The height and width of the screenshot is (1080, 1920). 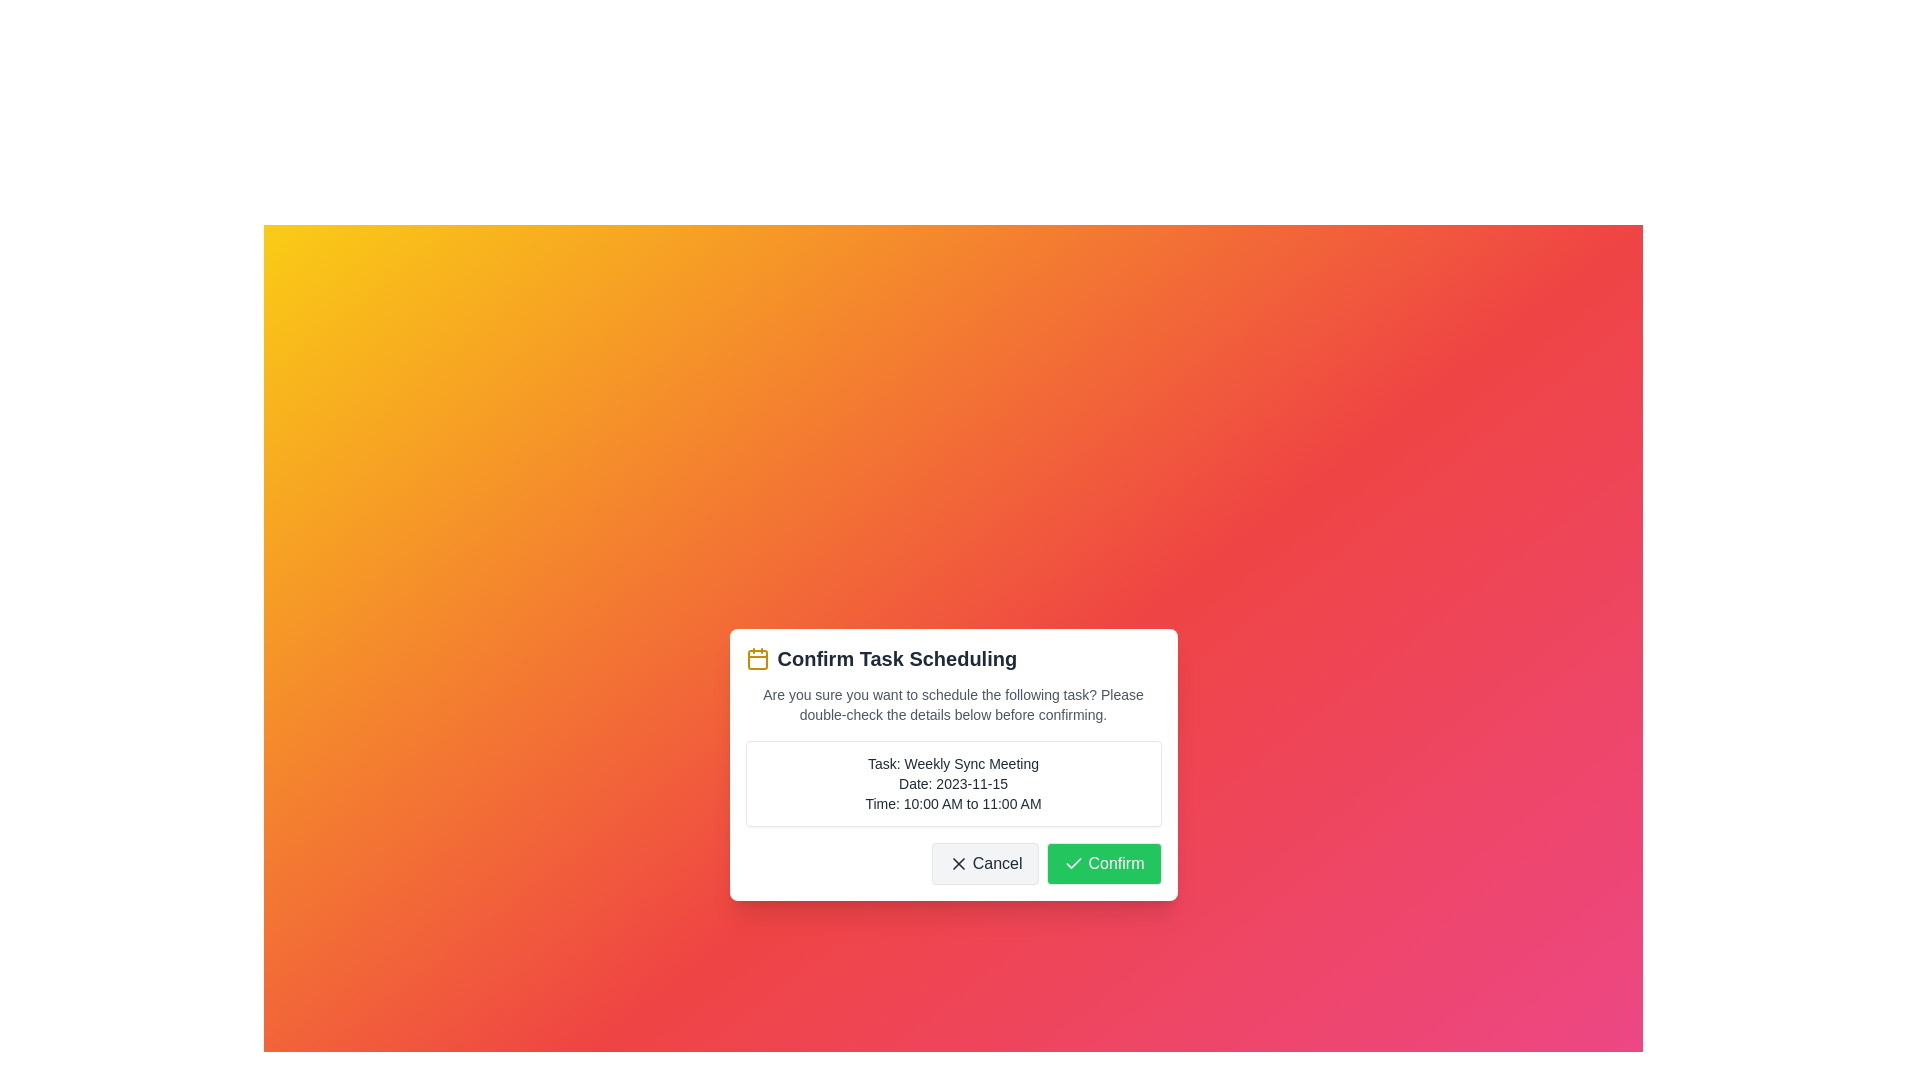 I want to click on the confirm button which contains the green checkmark icon, located in the bottom bar of the confirmation dialog, so click(x=1073, y=862).